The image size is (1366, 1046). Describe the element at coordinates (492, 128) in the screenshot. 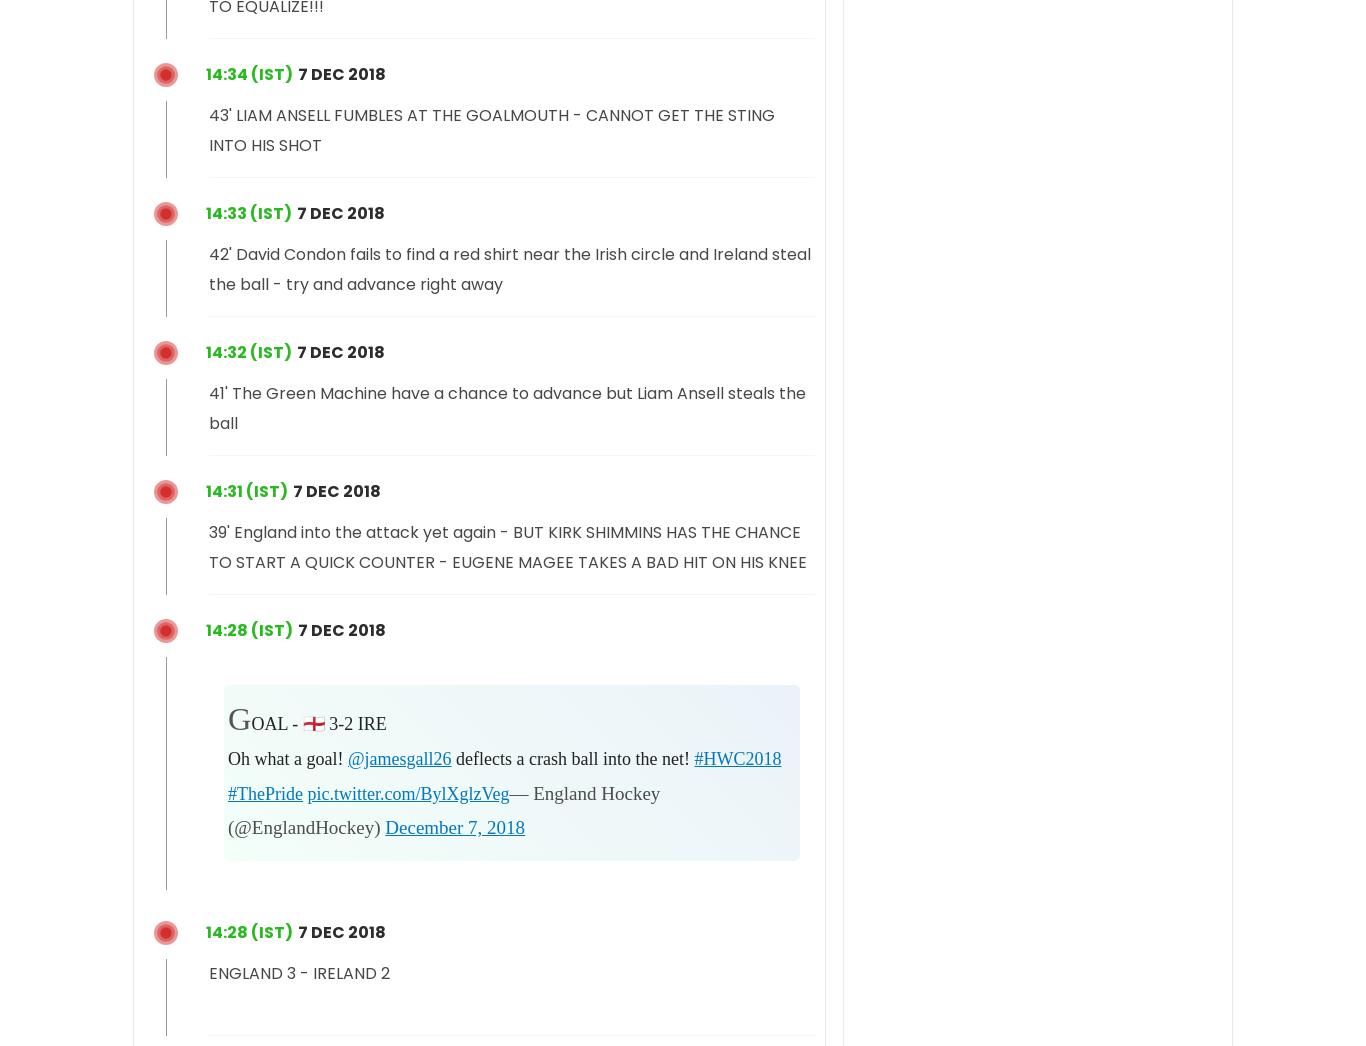

I see `'43' LIAM ANSELL FUMBLES AT THE GOALMOUTH - CANNOT GET THE STING INTO HIS SHOT'` at that location.